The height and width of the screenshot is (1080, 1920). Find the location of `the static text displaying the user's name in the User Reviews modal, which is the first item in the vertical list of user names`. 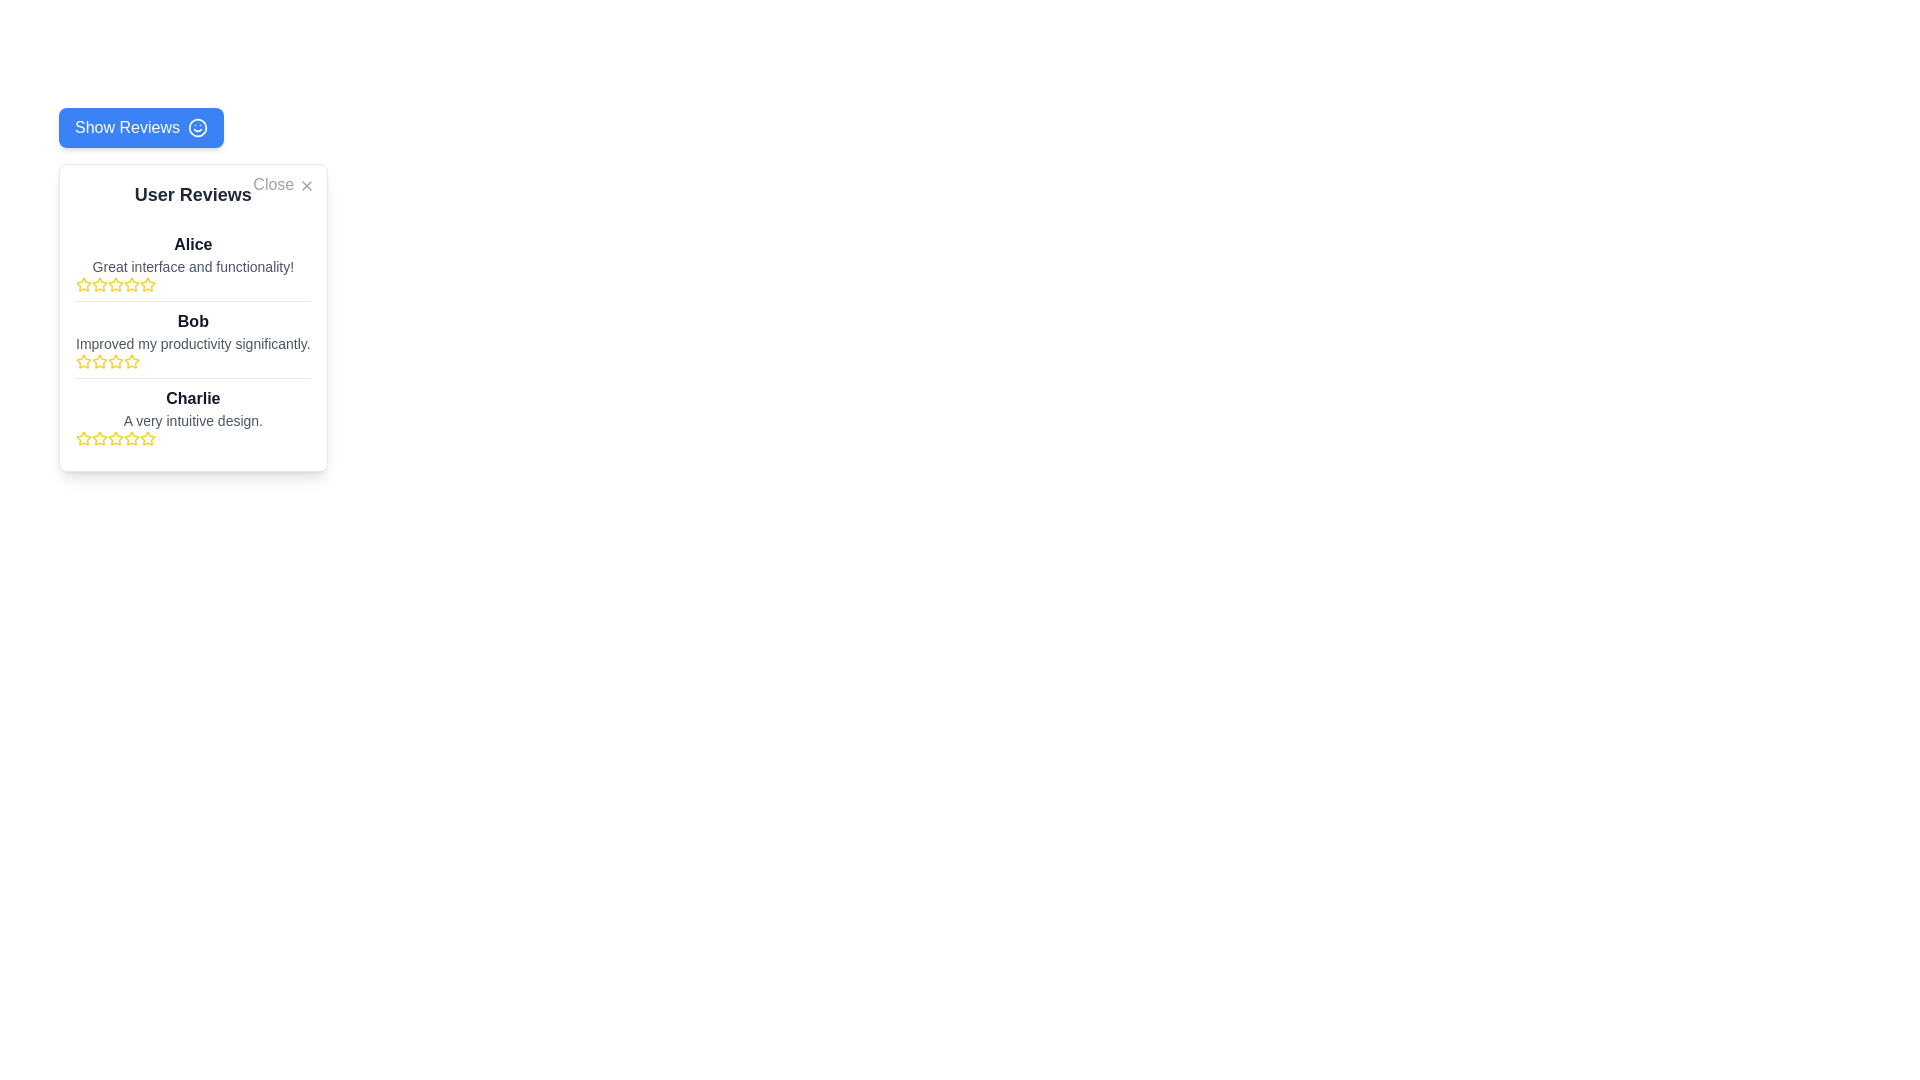

the static text displaying the user's name in the User Reviews modal, which is the first item in the vertical list of user names is located at coordinates (193, 243).